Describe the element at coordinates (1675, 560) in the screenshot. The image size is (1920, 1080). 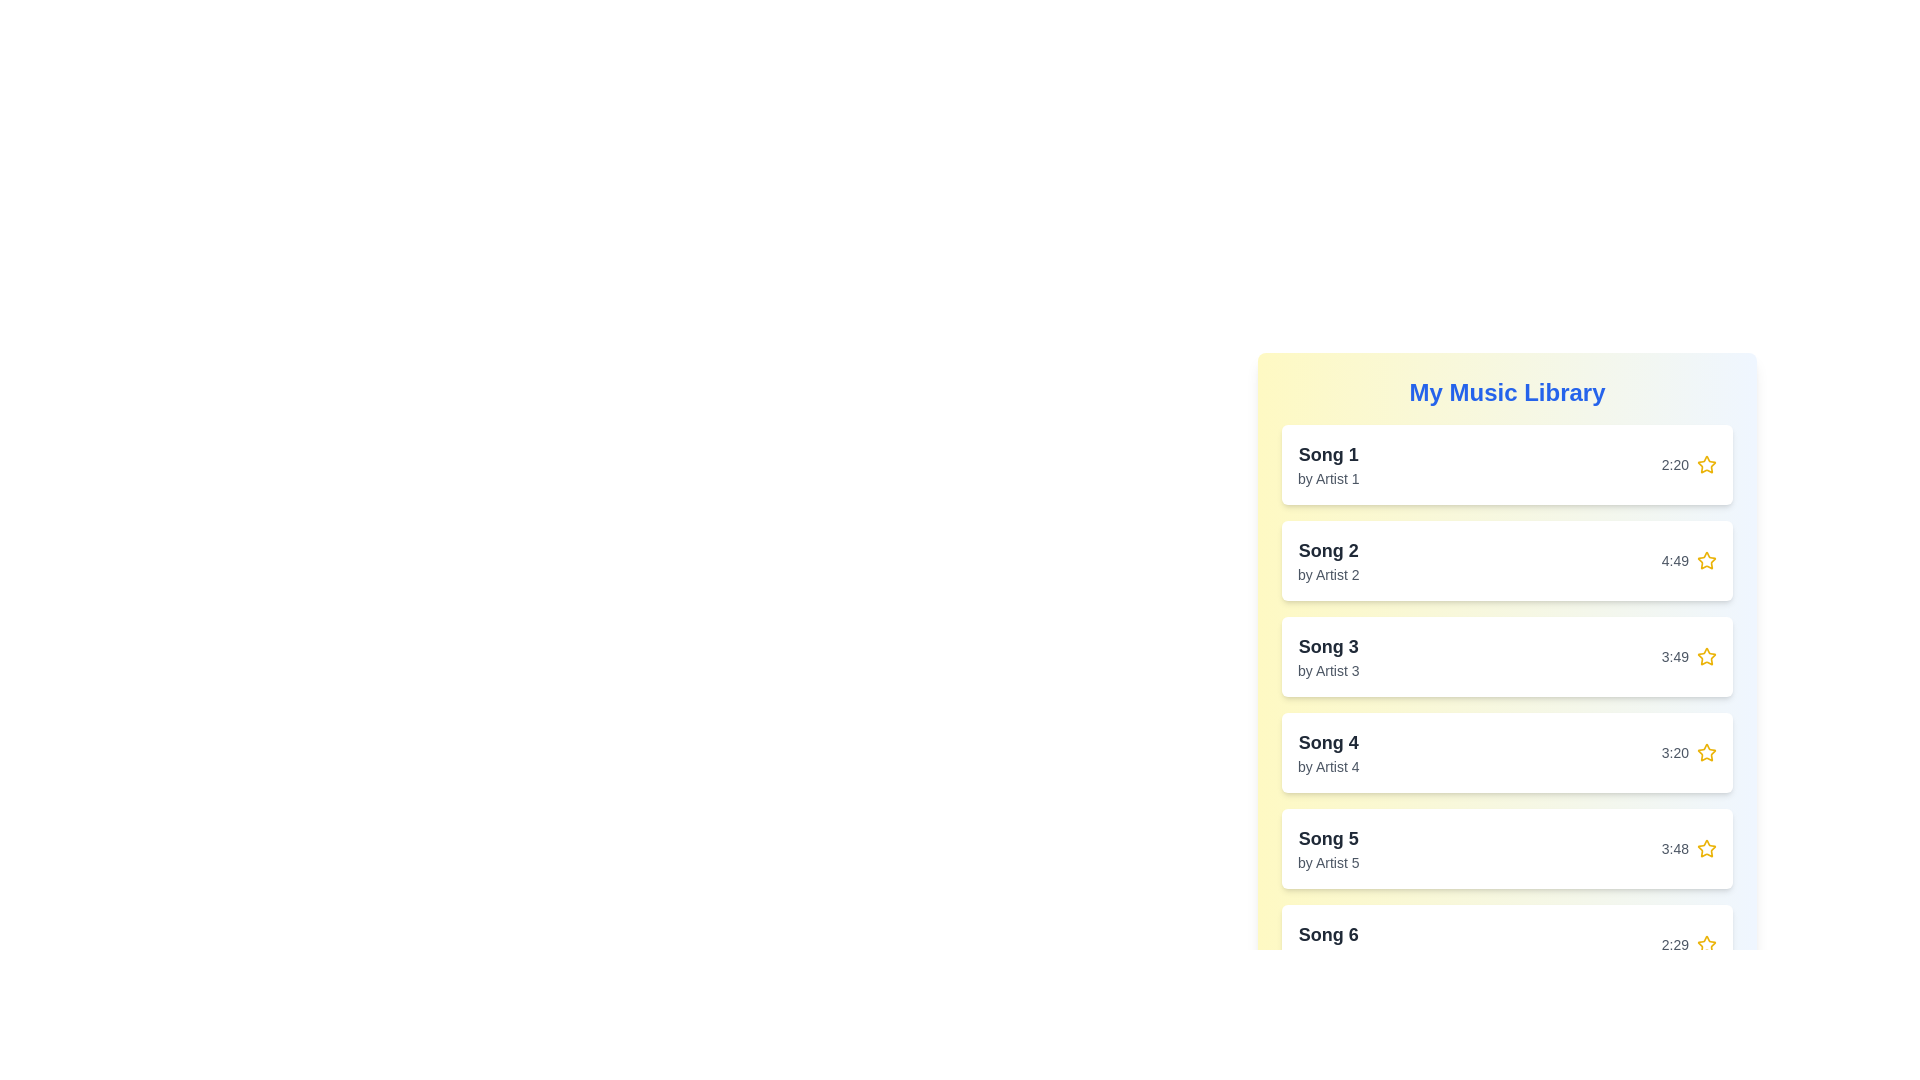
I see `the text label displaying '4:49' in gray font, which is positioned to the left of a star icon within the second card of a vertical list` at that location.